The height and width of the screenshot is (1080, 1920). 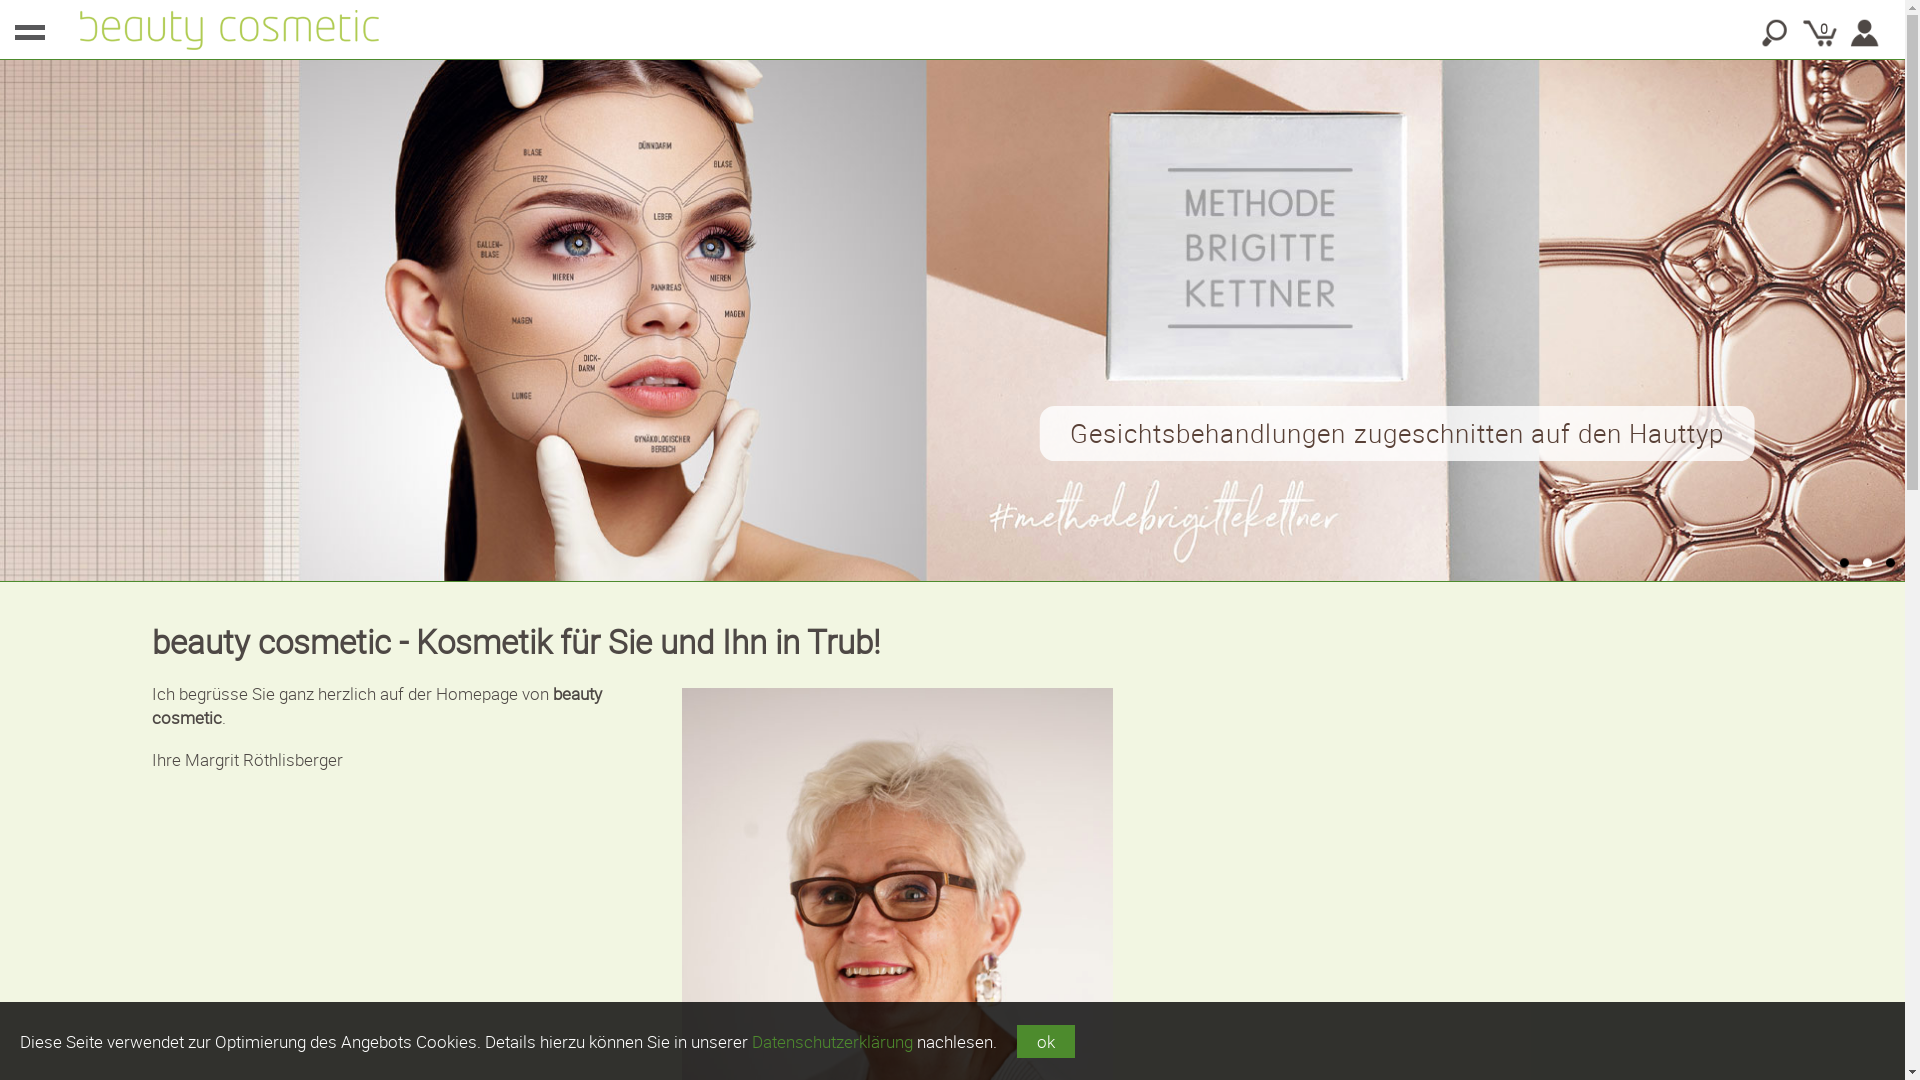 I want to click on '0', so click(x=1800, y=33).